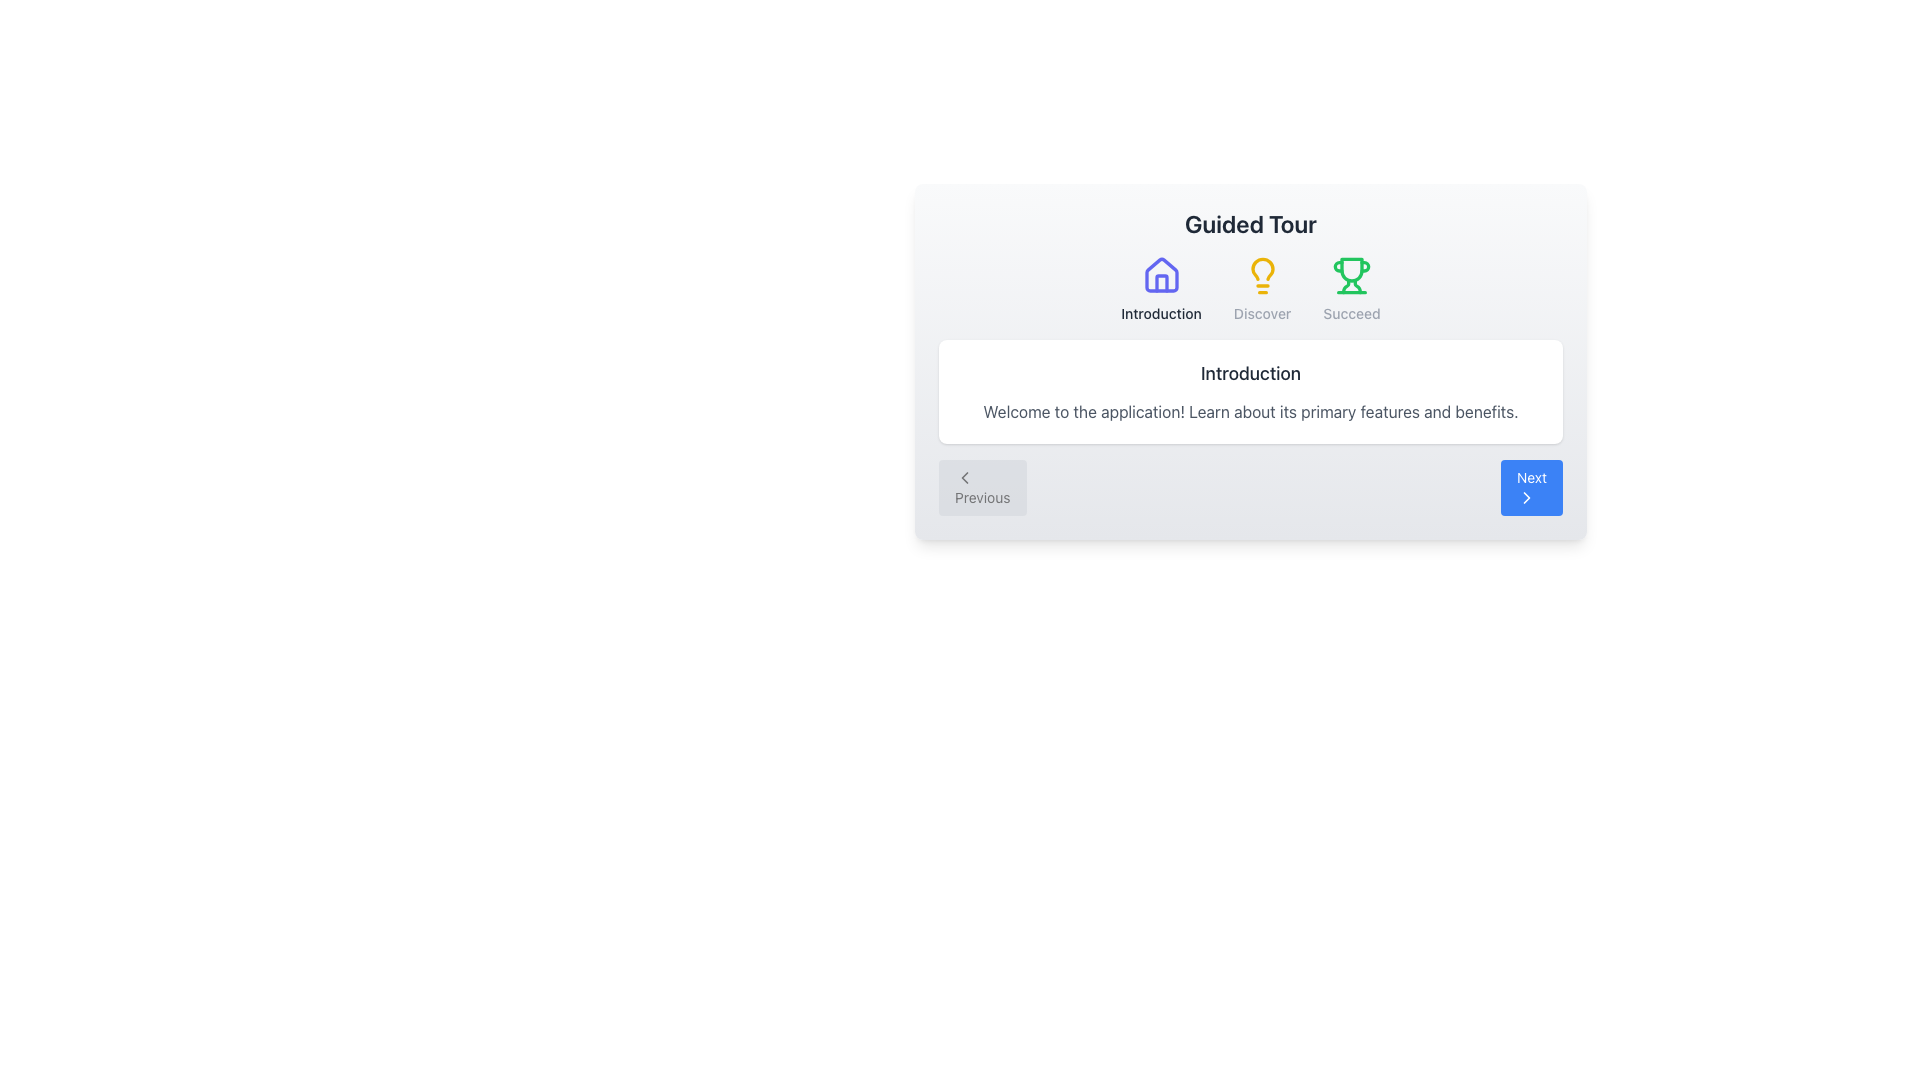 This screenshot has height=1080, width=1920. What do you see at coordinates (1250, 289) in the screenshot?
I see `the middle section of the guided tour steps, which contains a yellow lightbulb icon and the label 'Discover'` at bounding box center [1250, 289].